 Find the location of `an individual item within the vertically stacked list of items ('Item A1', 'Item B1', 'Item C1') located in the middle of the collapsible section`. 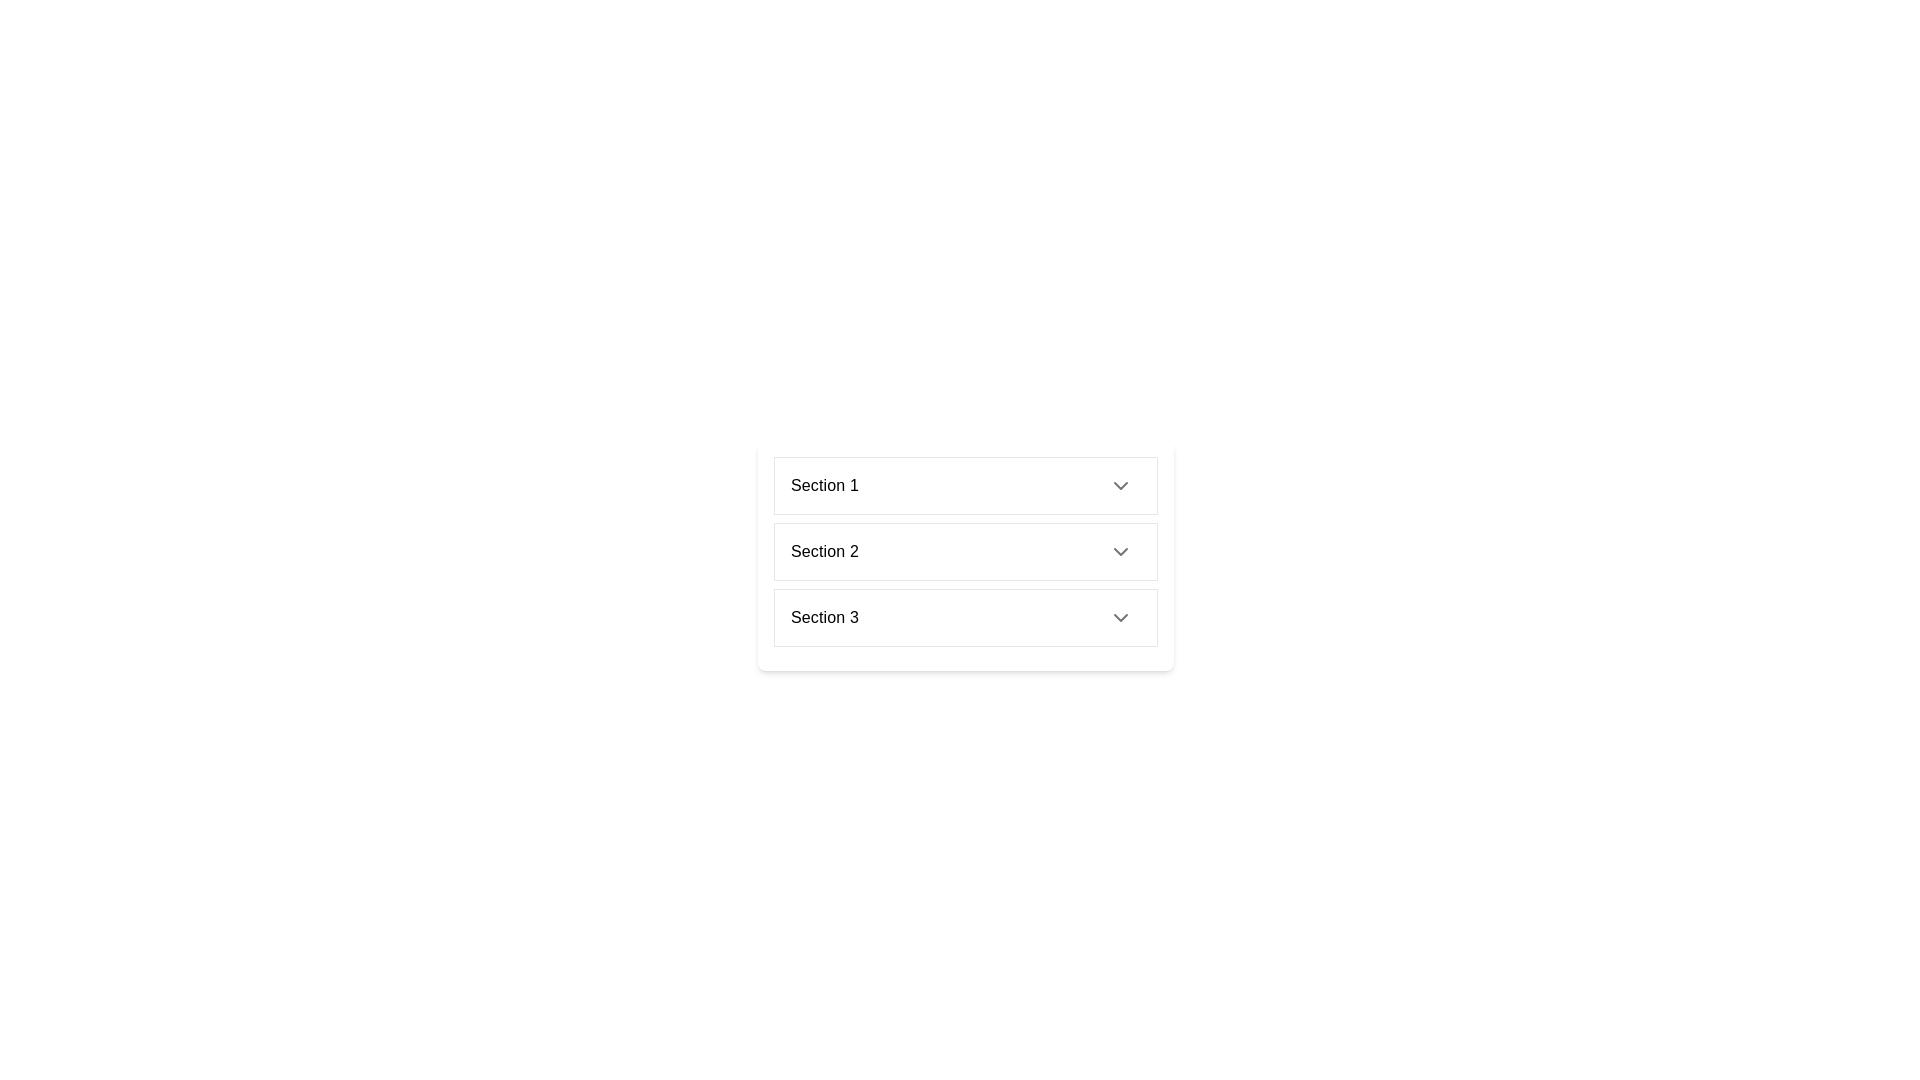

an individual item within the vertically stacked list of items ('Item A1', 'Item B1', 'Item C1') located in the middle of the collapsible section is located at coordinates (965, 593).